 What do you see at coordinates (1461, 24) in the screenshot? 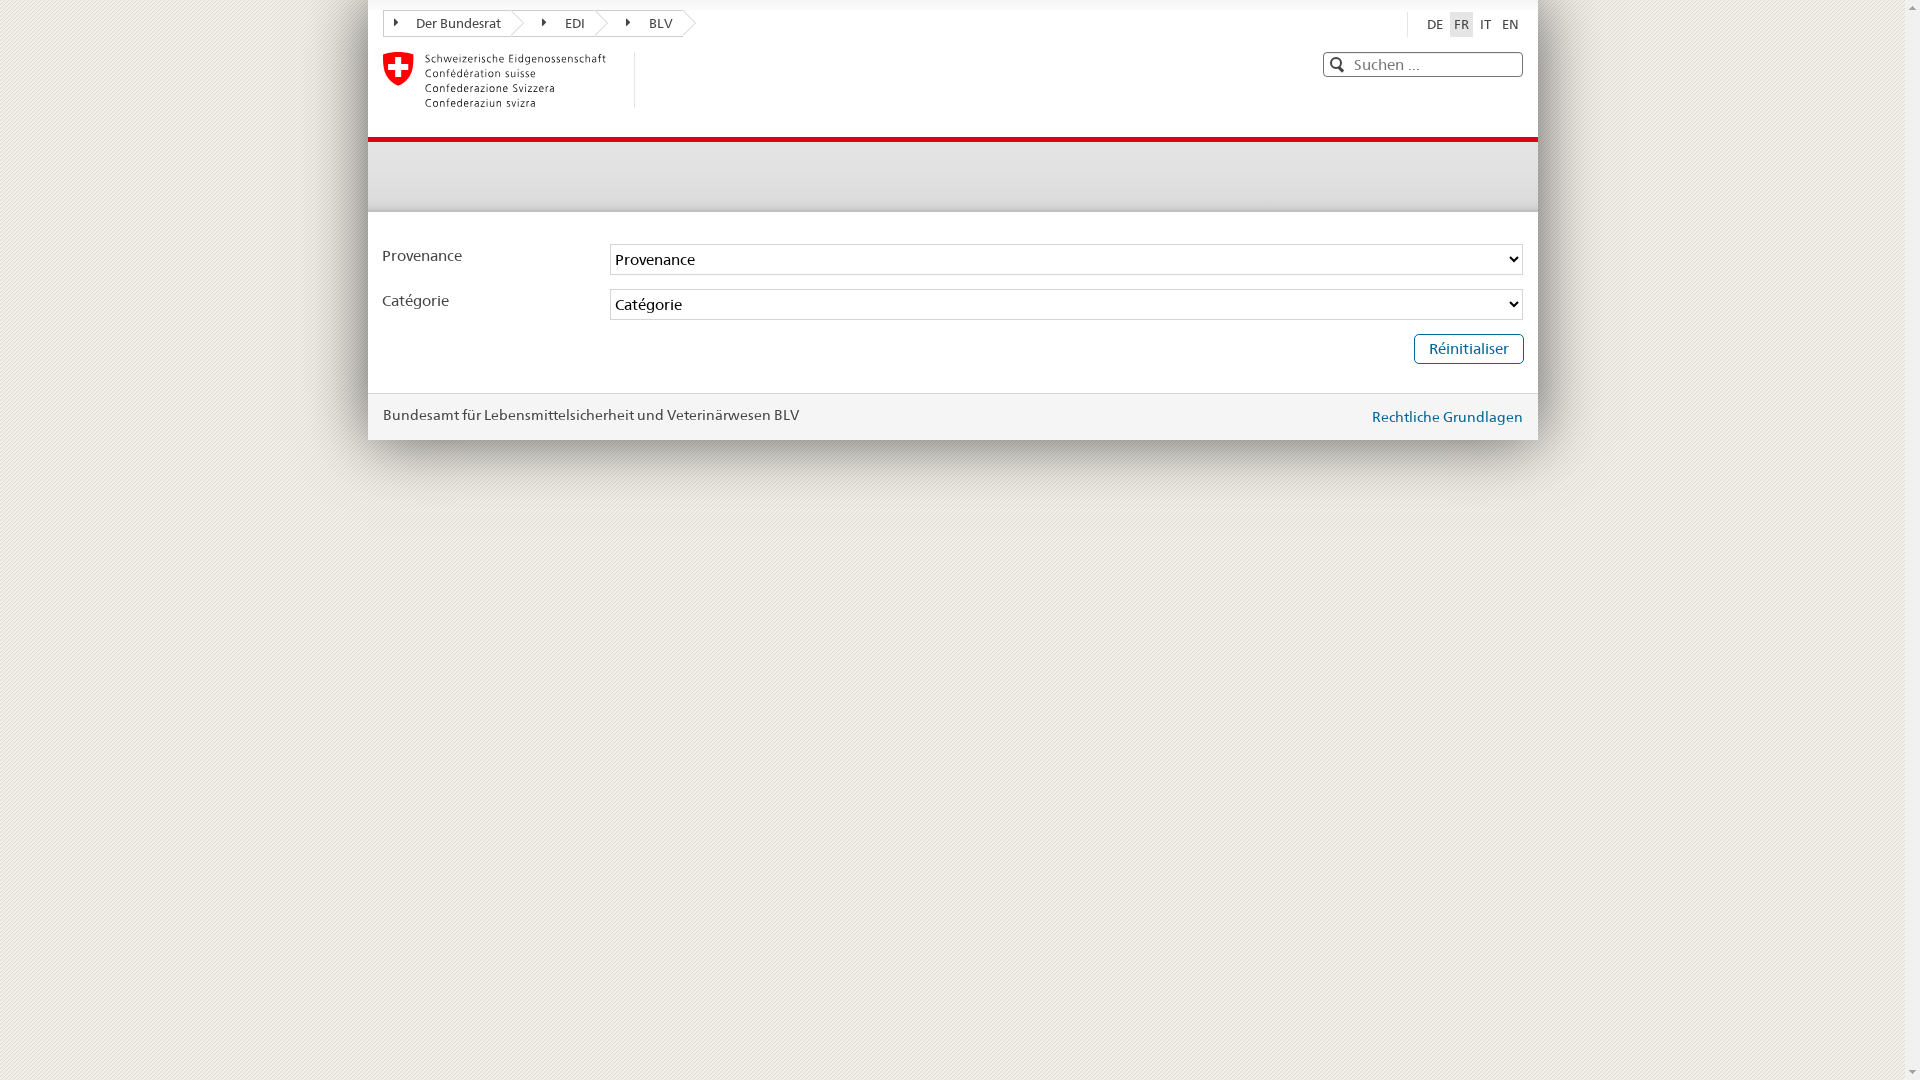
I see `'FR'` at bounding box center [1461, 24].